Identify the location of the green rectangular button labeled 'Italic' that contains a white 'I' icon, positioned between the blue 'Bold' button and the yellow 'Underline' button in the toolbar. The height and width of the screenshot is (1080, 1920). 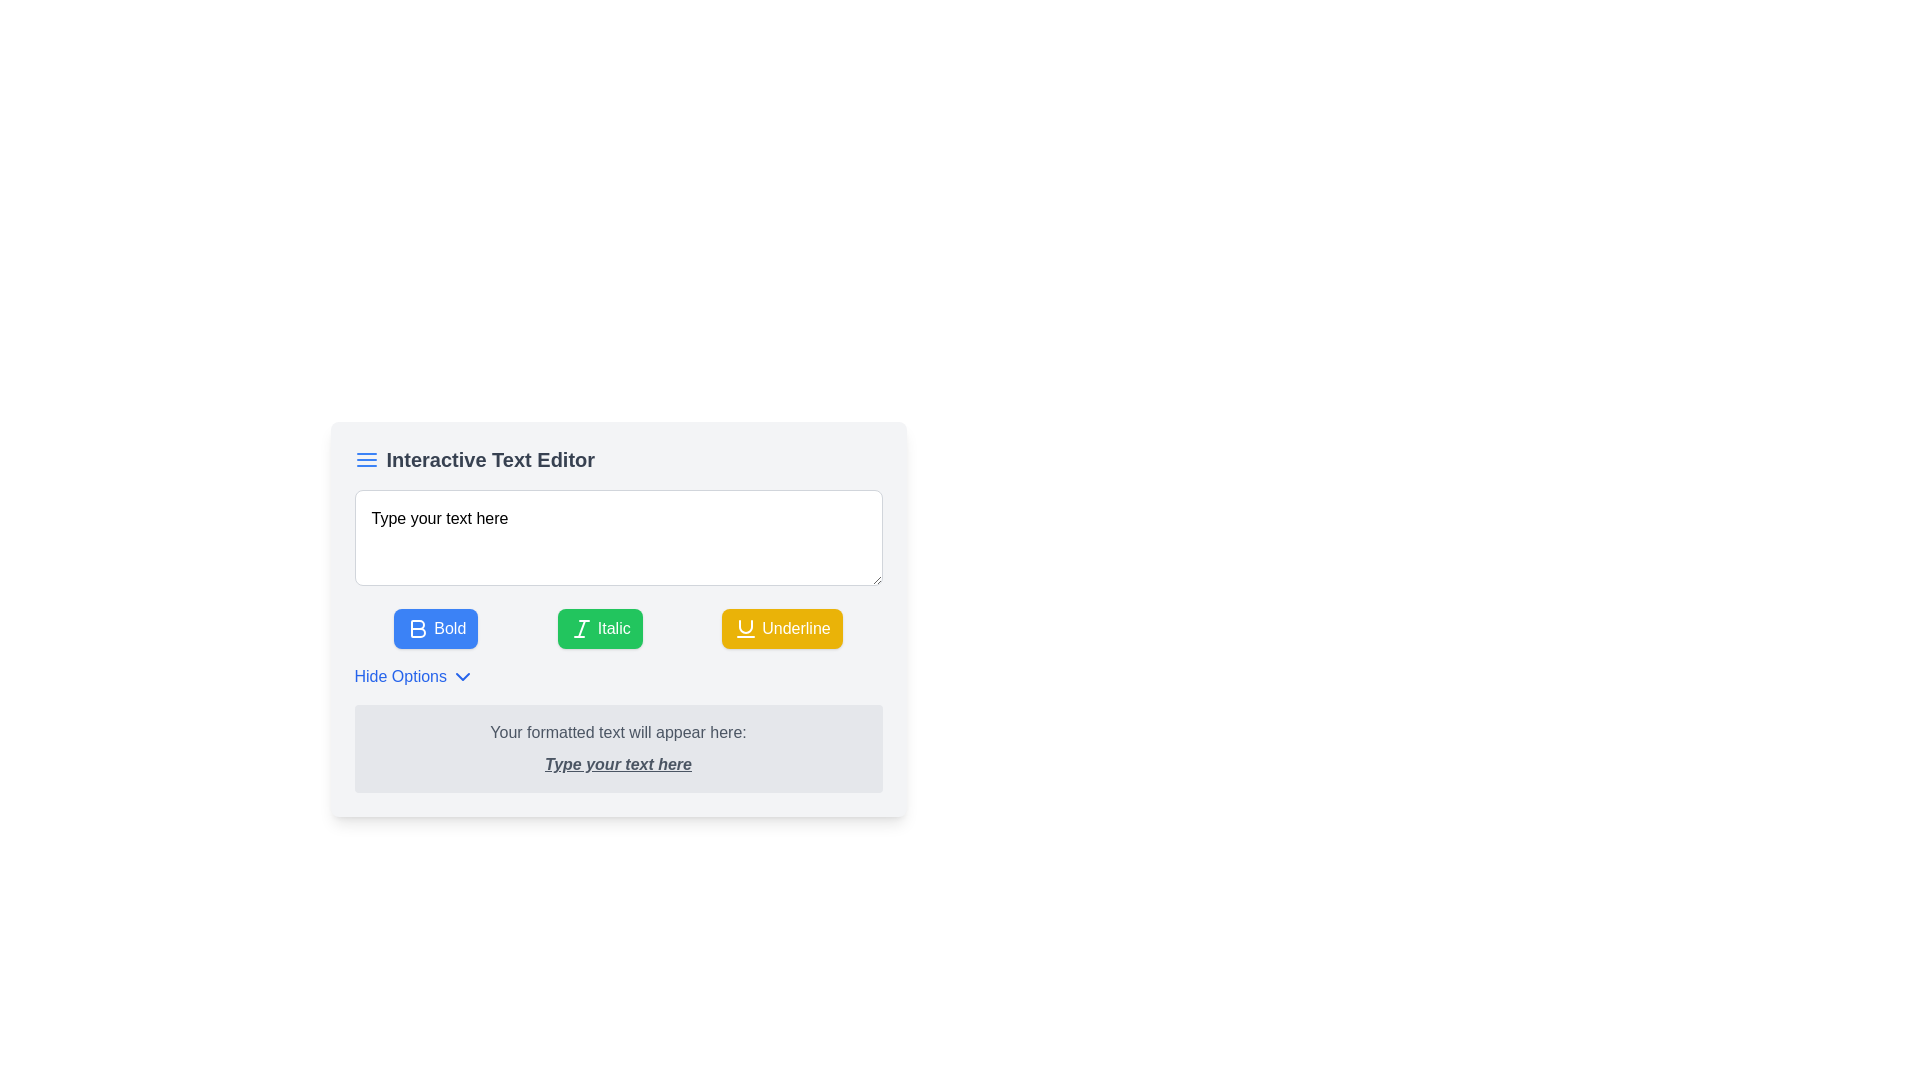
(599, 627).